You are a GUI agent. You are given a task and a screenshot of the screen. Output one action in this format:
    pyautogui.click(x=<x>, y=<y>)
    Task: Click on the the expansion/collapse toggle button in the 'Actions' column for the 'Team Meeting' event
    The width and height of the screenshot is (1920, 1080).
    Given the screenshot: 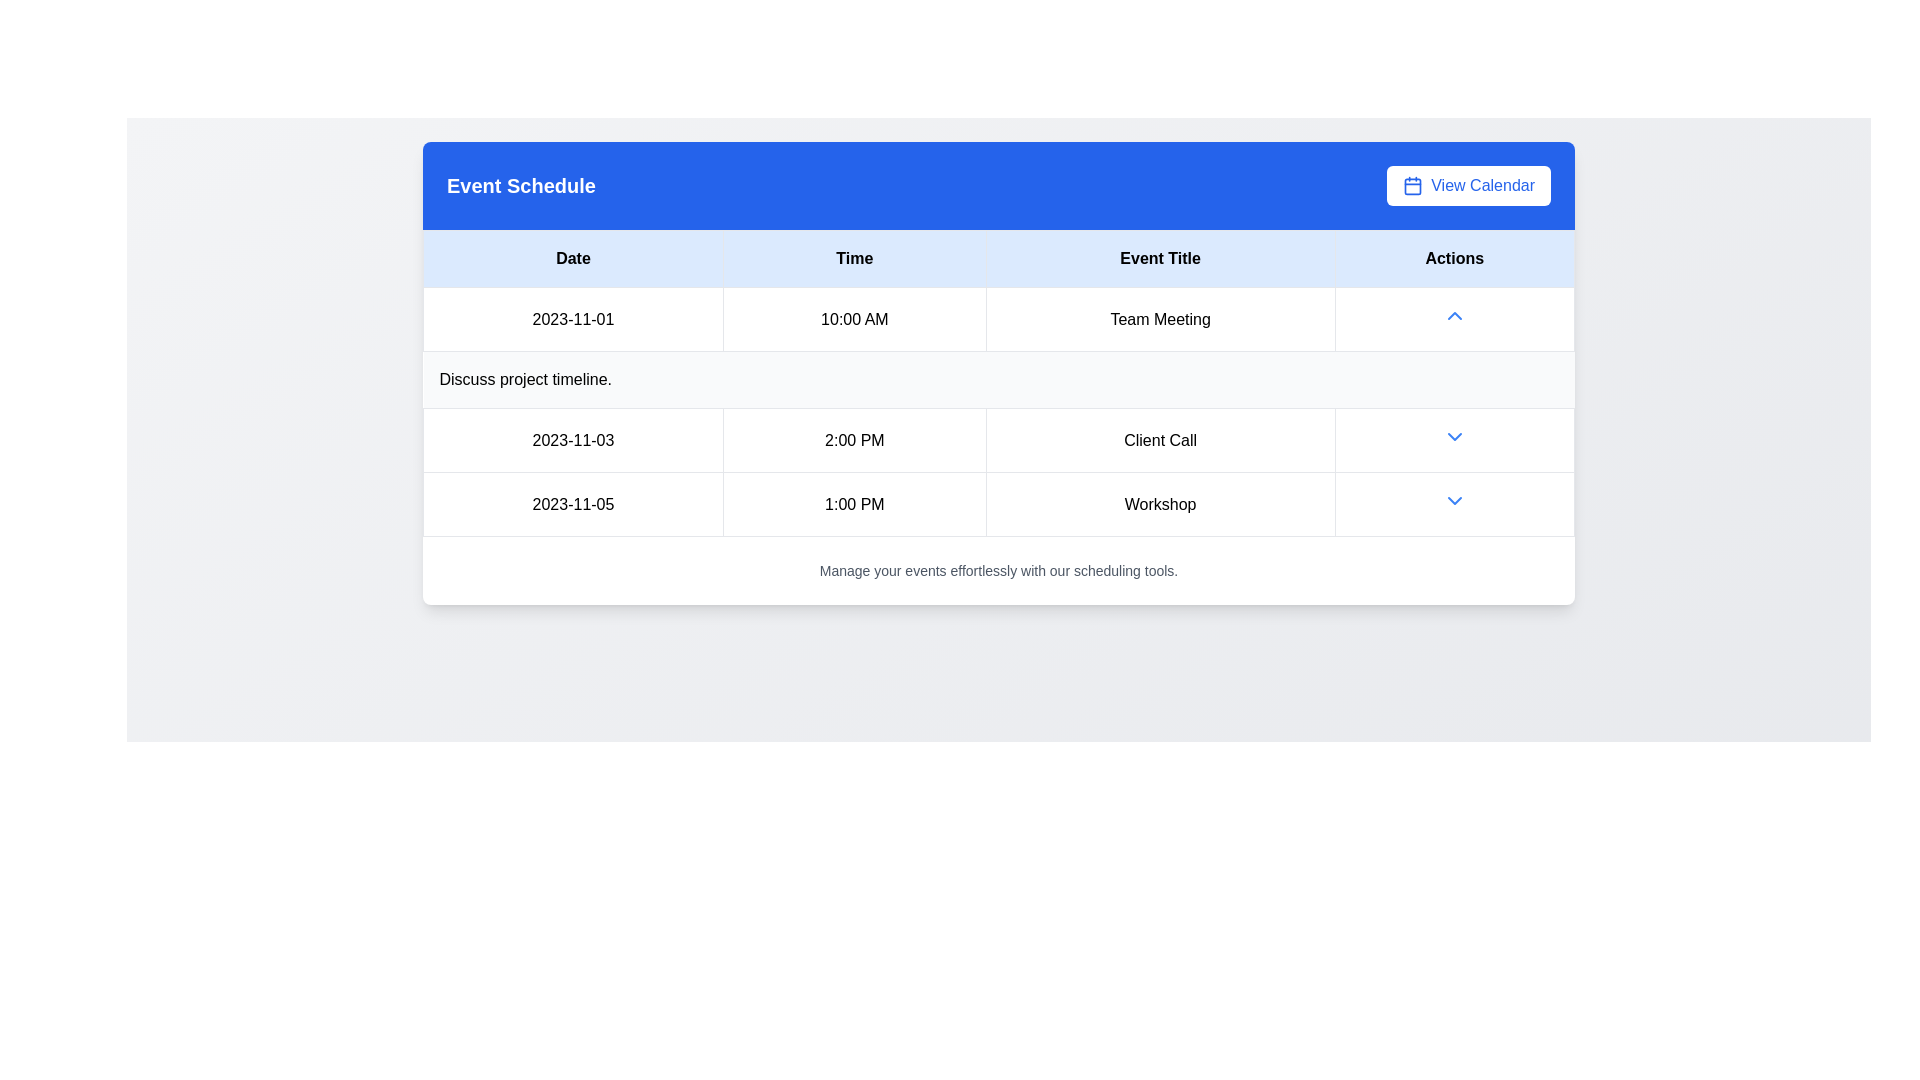 What is the action you would take?
    pyautogui.click(x=1454, y=315)
    